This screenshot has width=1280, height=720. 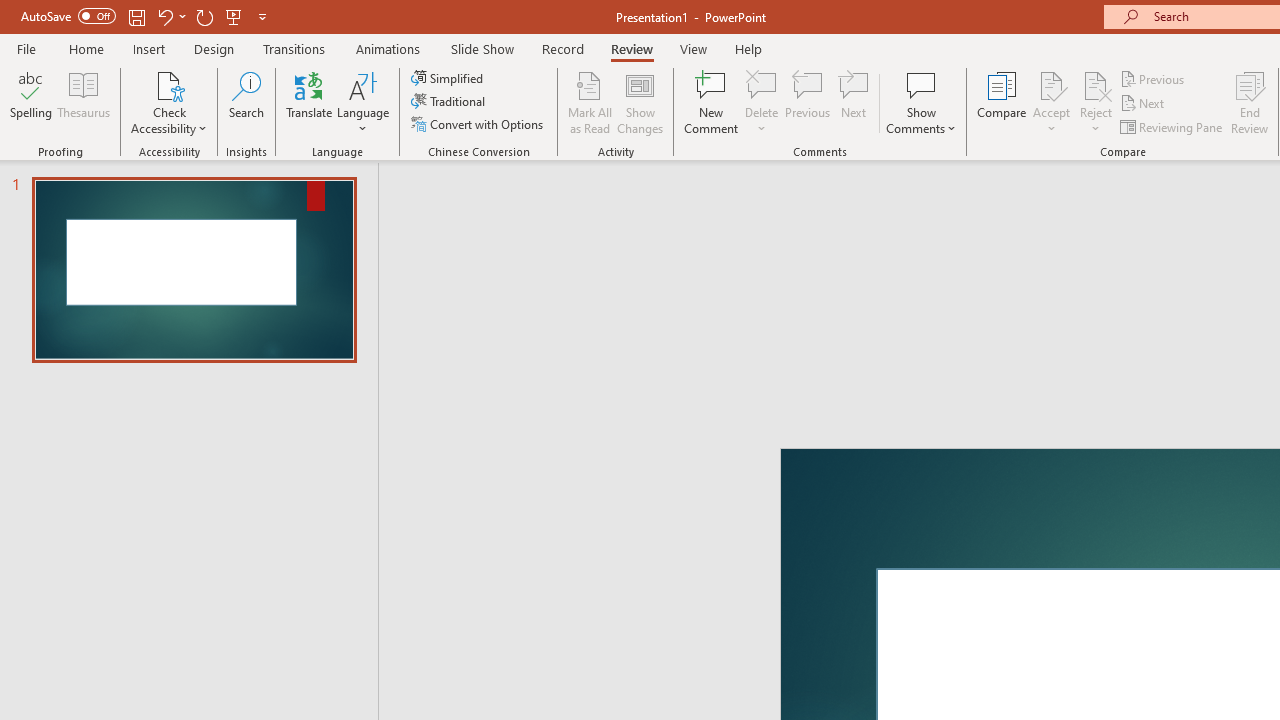 What do you see at coordinates (194, 270) in the screenshot?
I see `'Slide'` at bounding box center [194, 270].